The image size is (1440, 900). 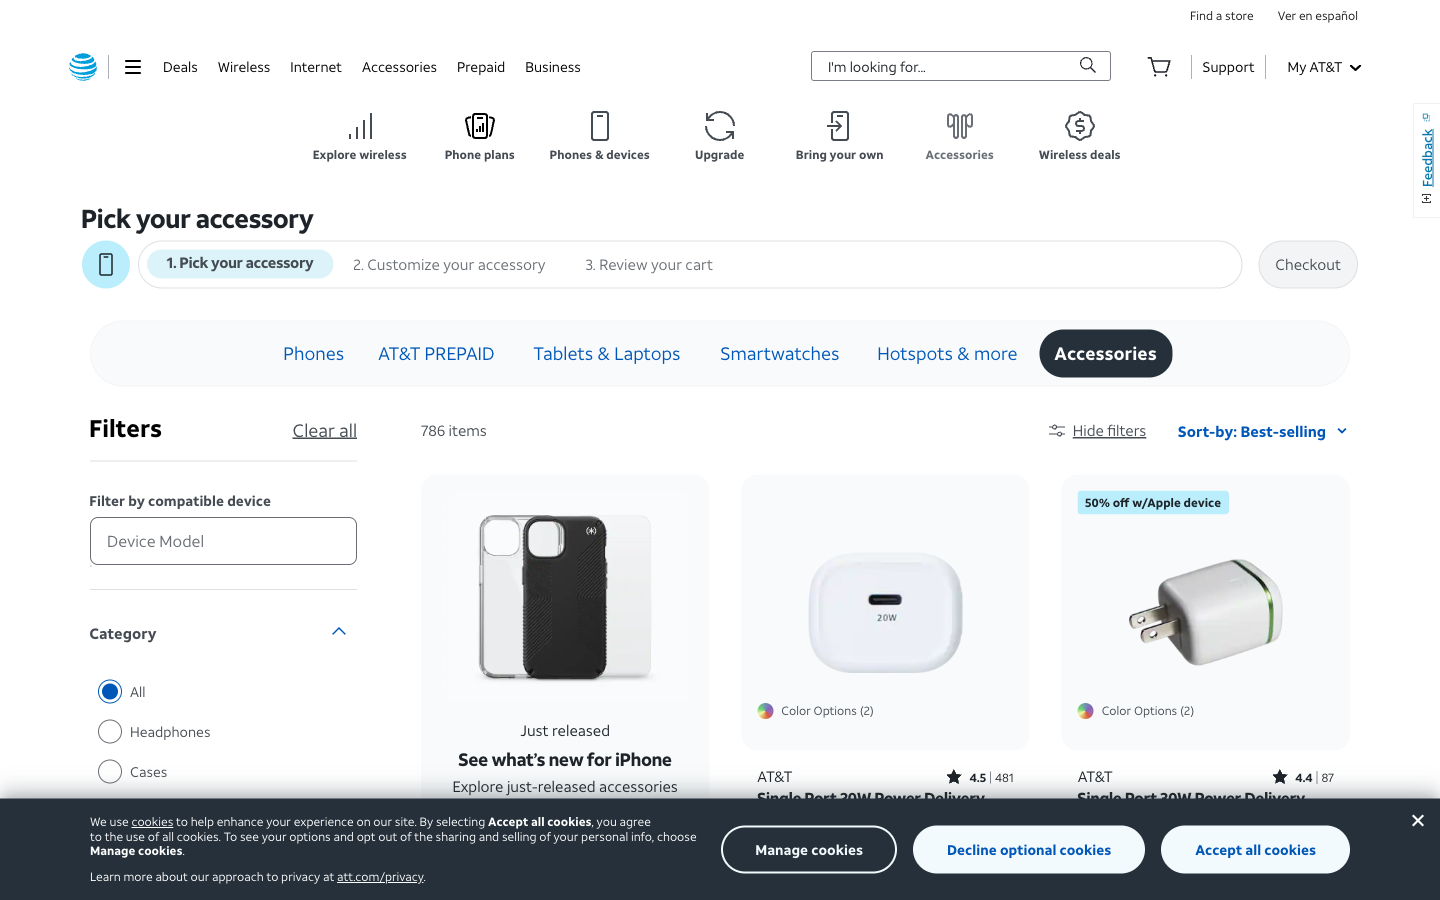 I want to click on Browse for the prepaid service packages, so click(x=480, y=65).